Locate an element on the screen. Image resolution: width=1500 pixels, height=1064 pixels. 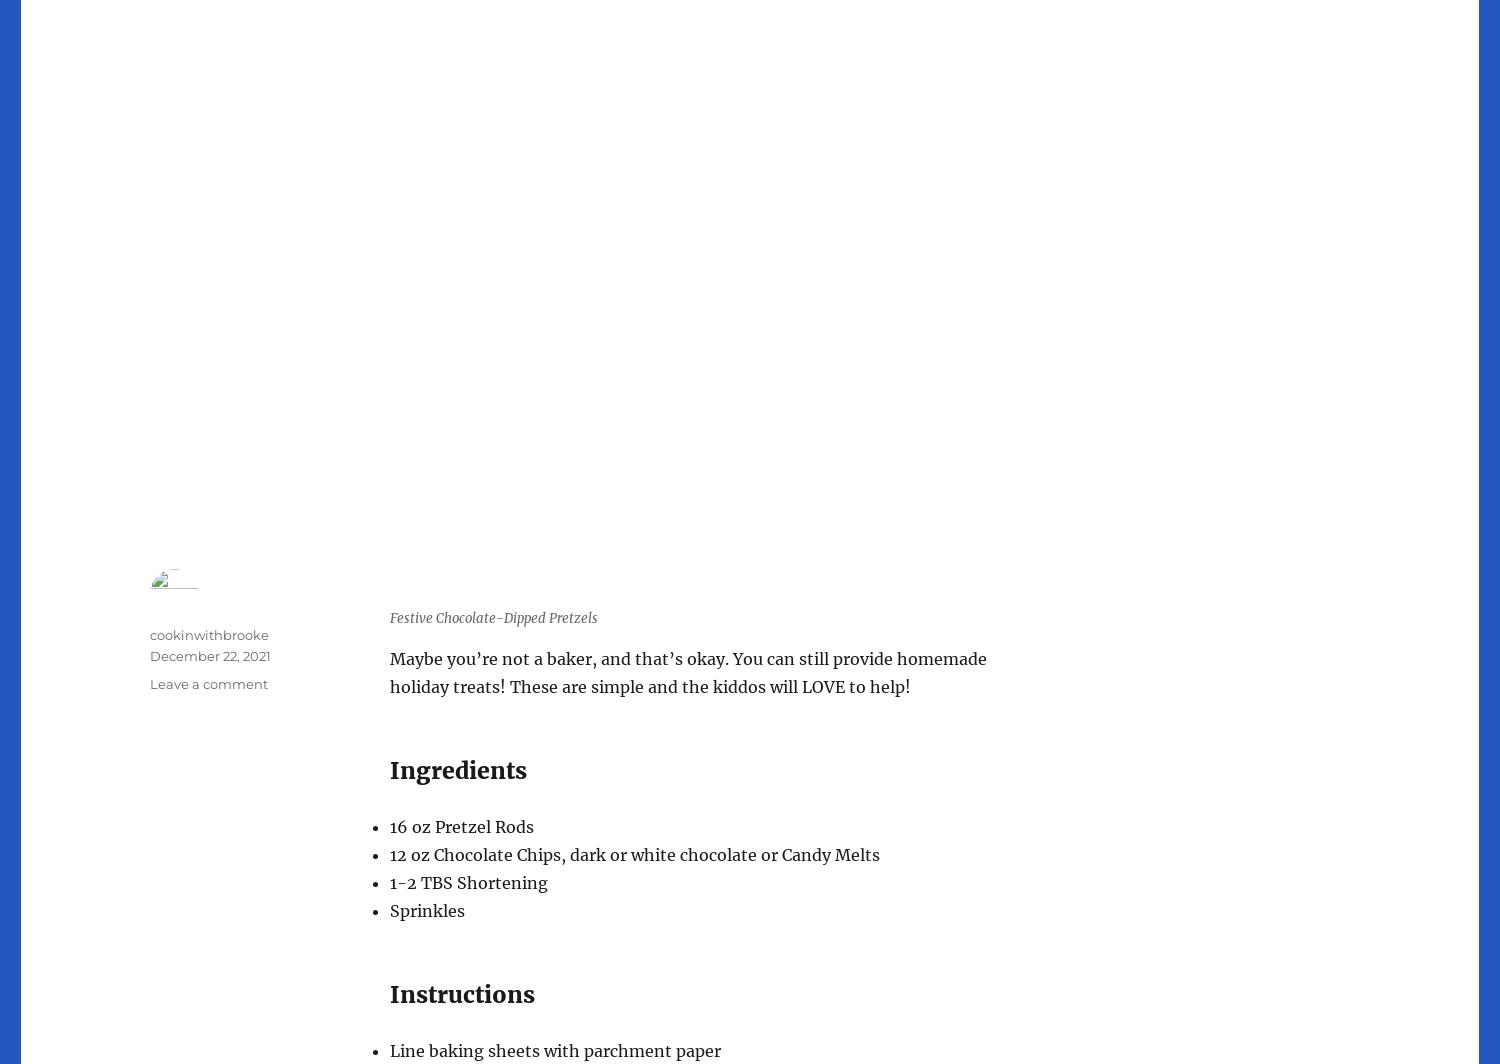
'12 oz Chocolate Chips, dark or white chocolate or Candy Melts' is located at coordinates (634, 855).